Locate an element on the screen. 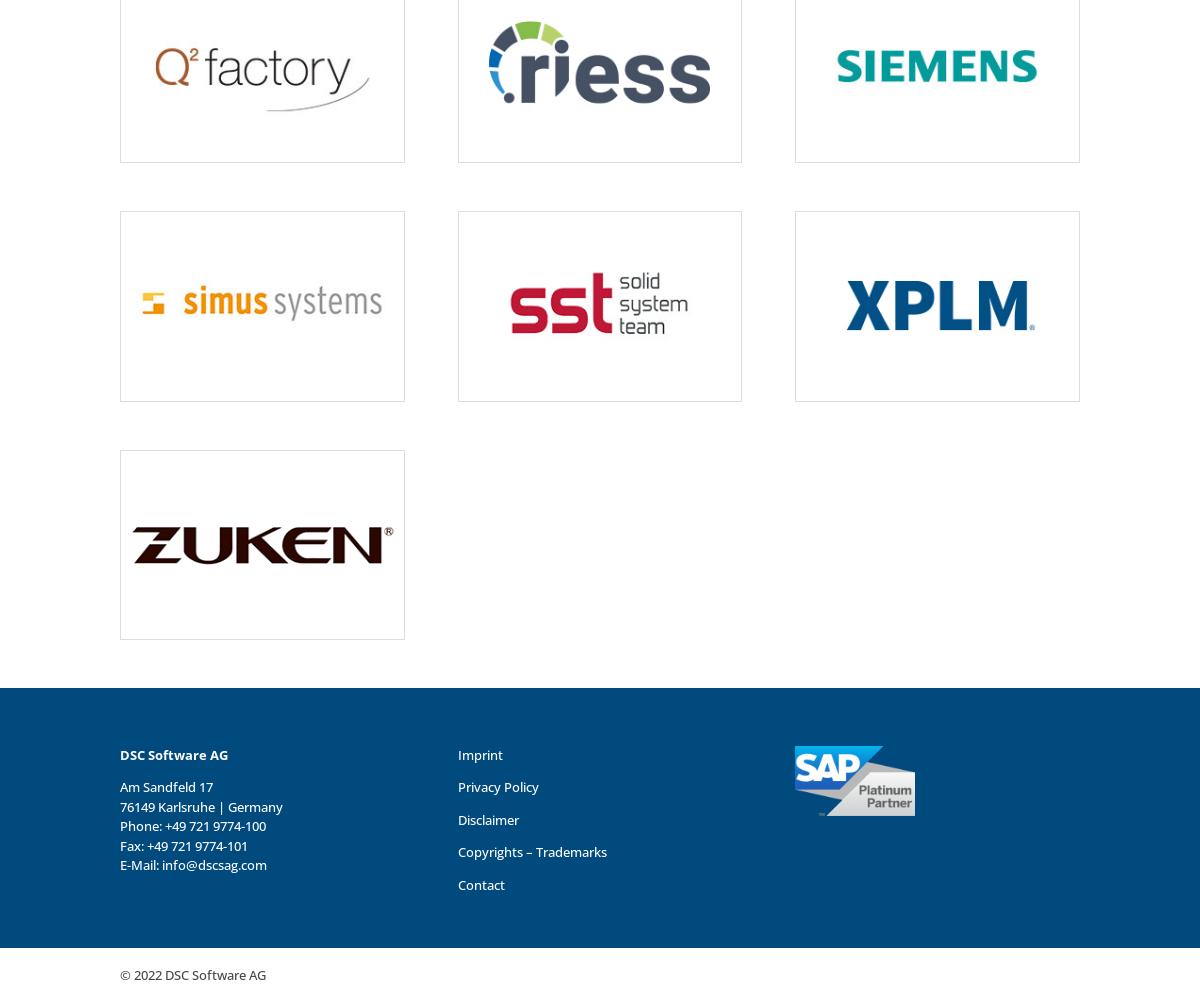 This screenshot has height=1003, width=1200. 'Copyrights – Trademarks' is located at coordinates (530, 852).